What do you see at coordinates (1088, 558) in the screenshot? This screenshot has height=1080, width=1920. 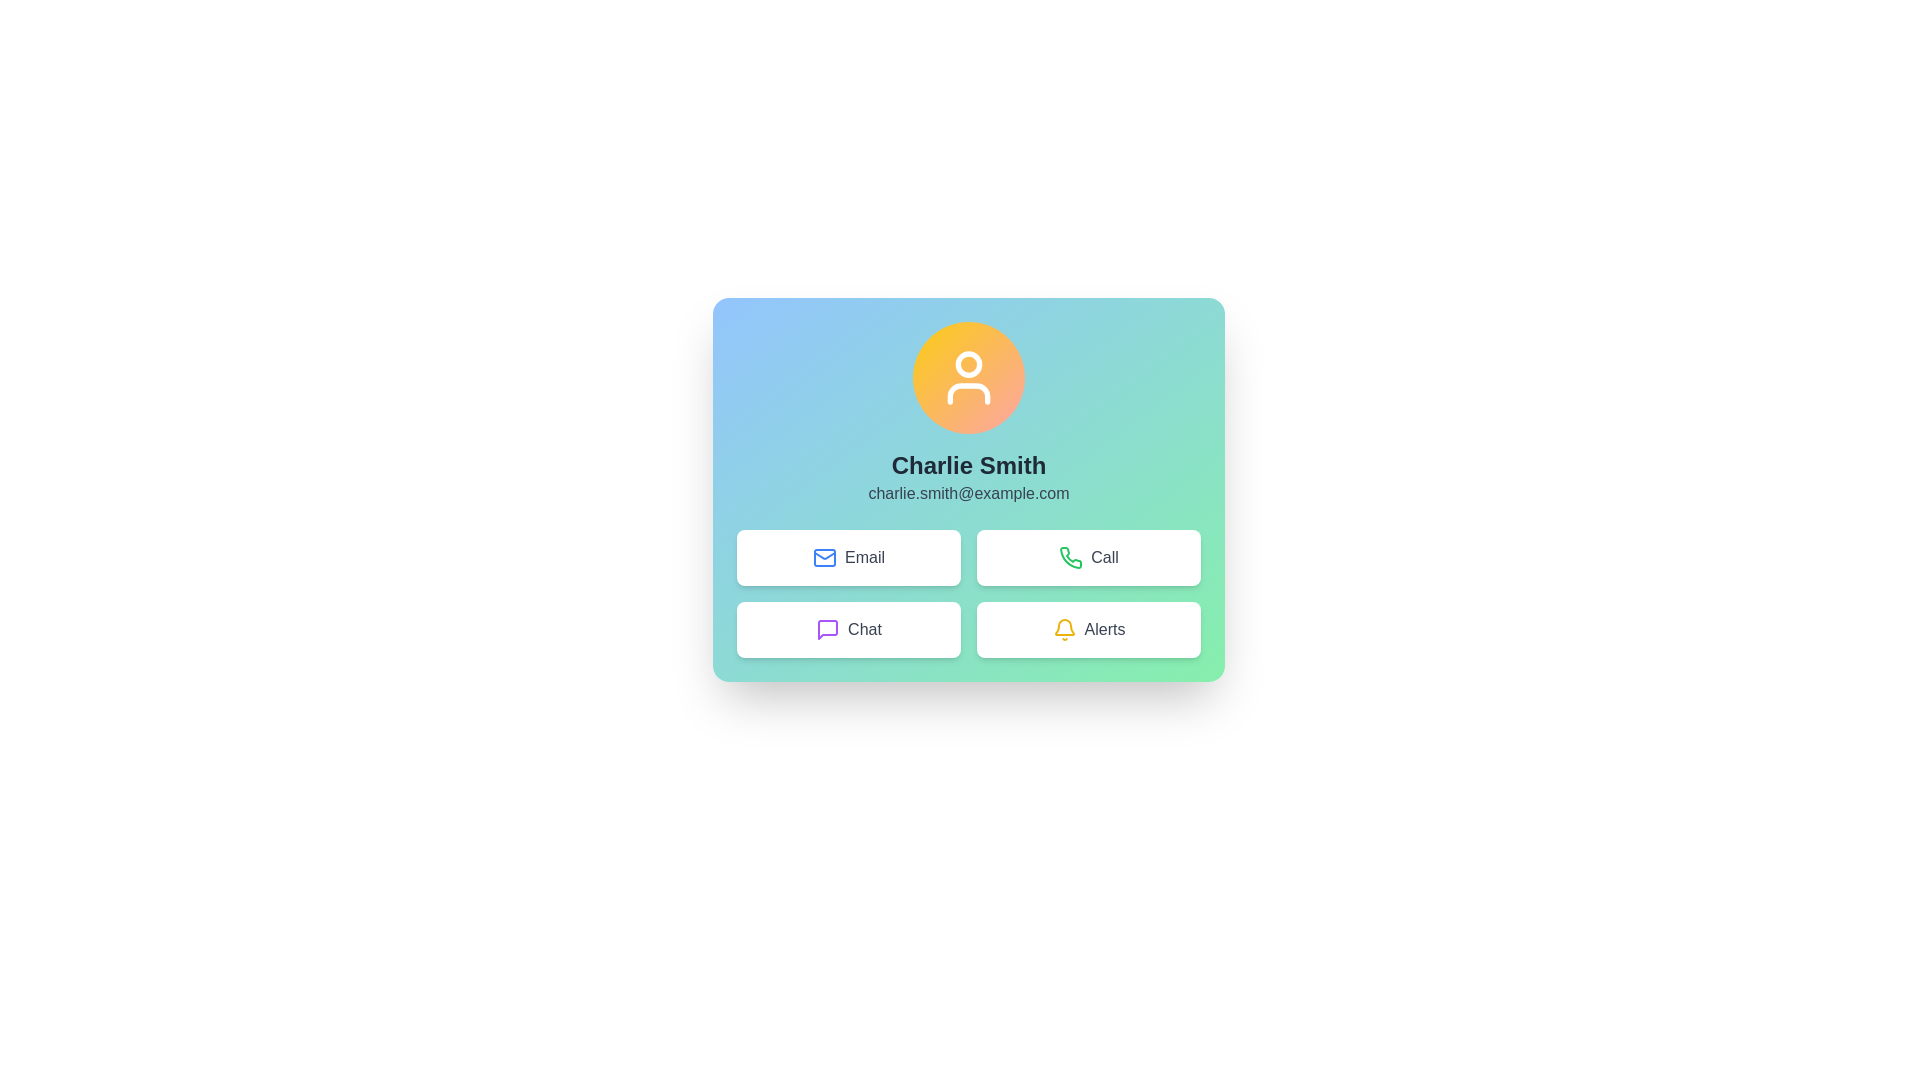 I see `the 'Call' button located in the top-right corner of the grid, which has a green phone icon and is the second button in the first row, to initiate a call` at bounding box center [1088, 558].